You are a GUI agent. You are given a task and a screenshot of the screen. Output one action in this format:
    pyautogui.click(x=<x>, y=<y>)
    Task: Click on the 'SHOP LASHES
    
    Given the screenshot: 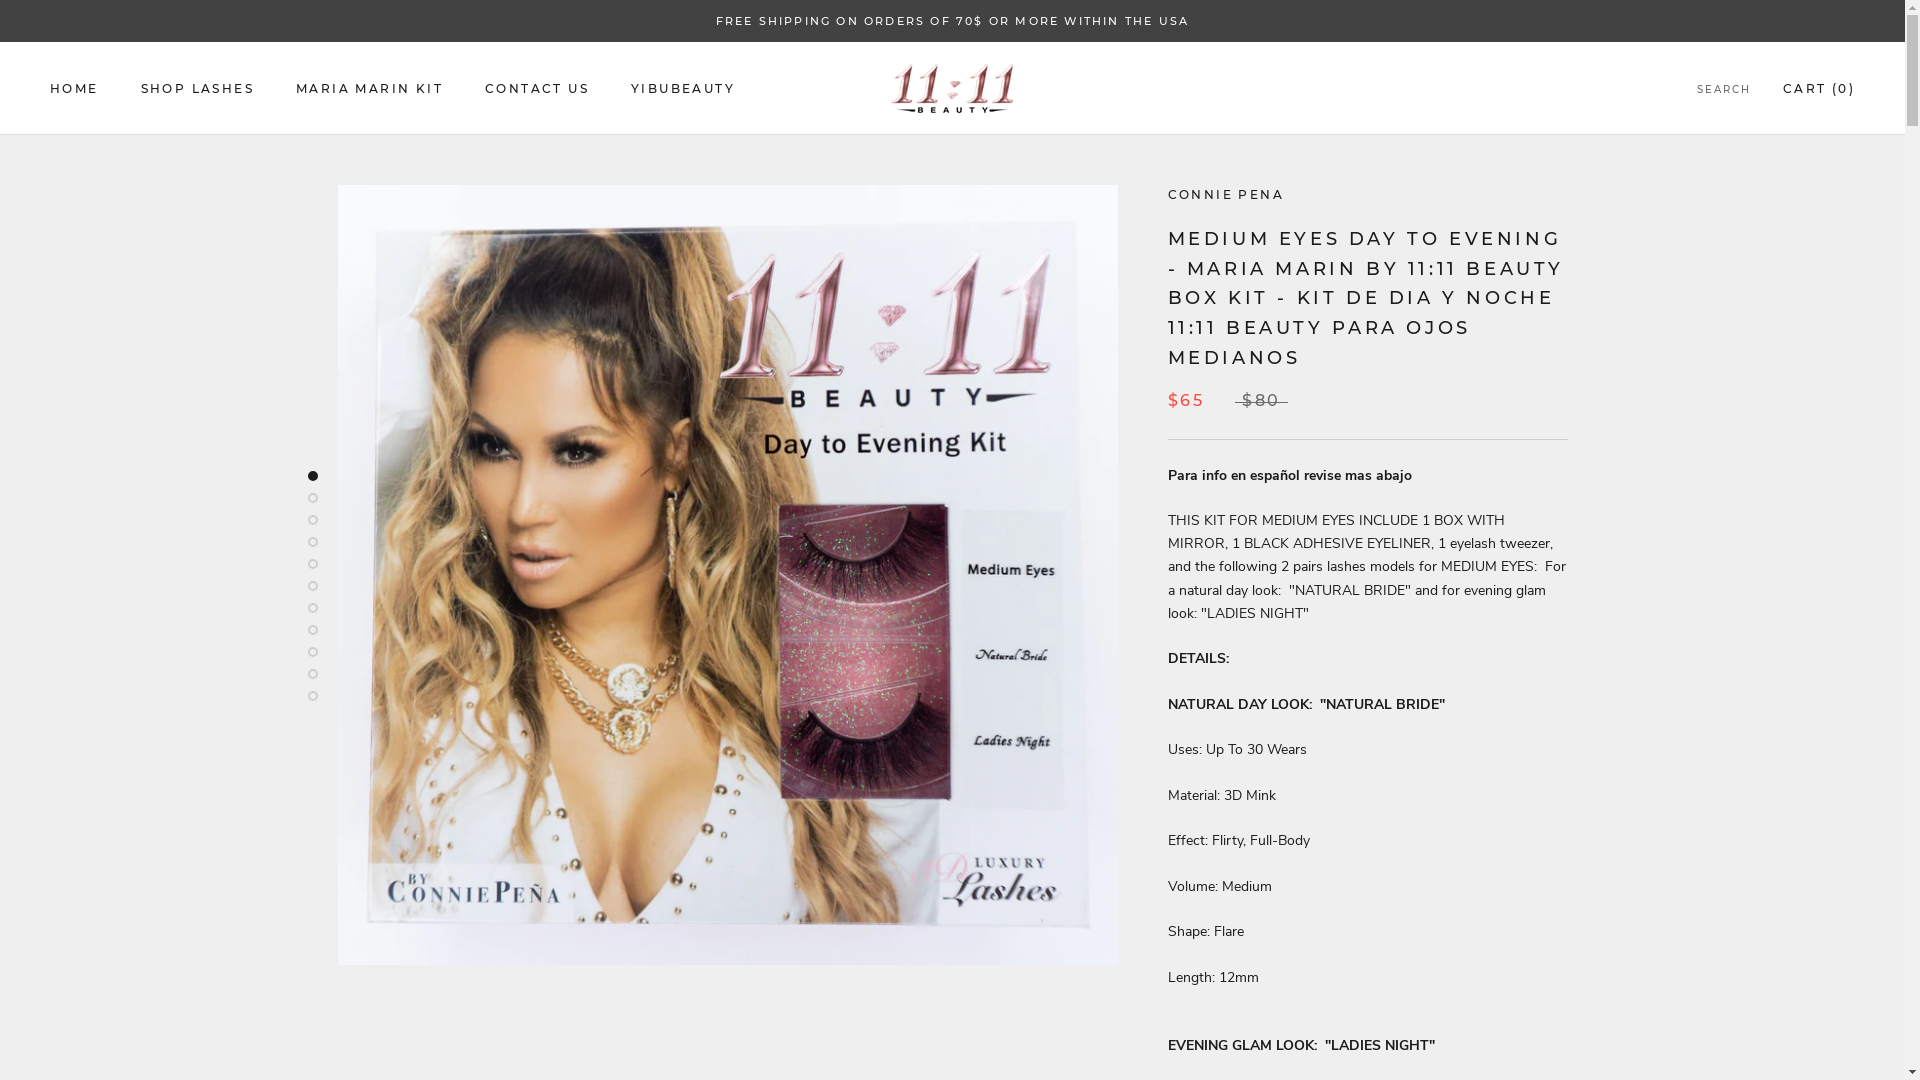 What is the action you would take?
    pyautogui.click(x=139, y=87)
    